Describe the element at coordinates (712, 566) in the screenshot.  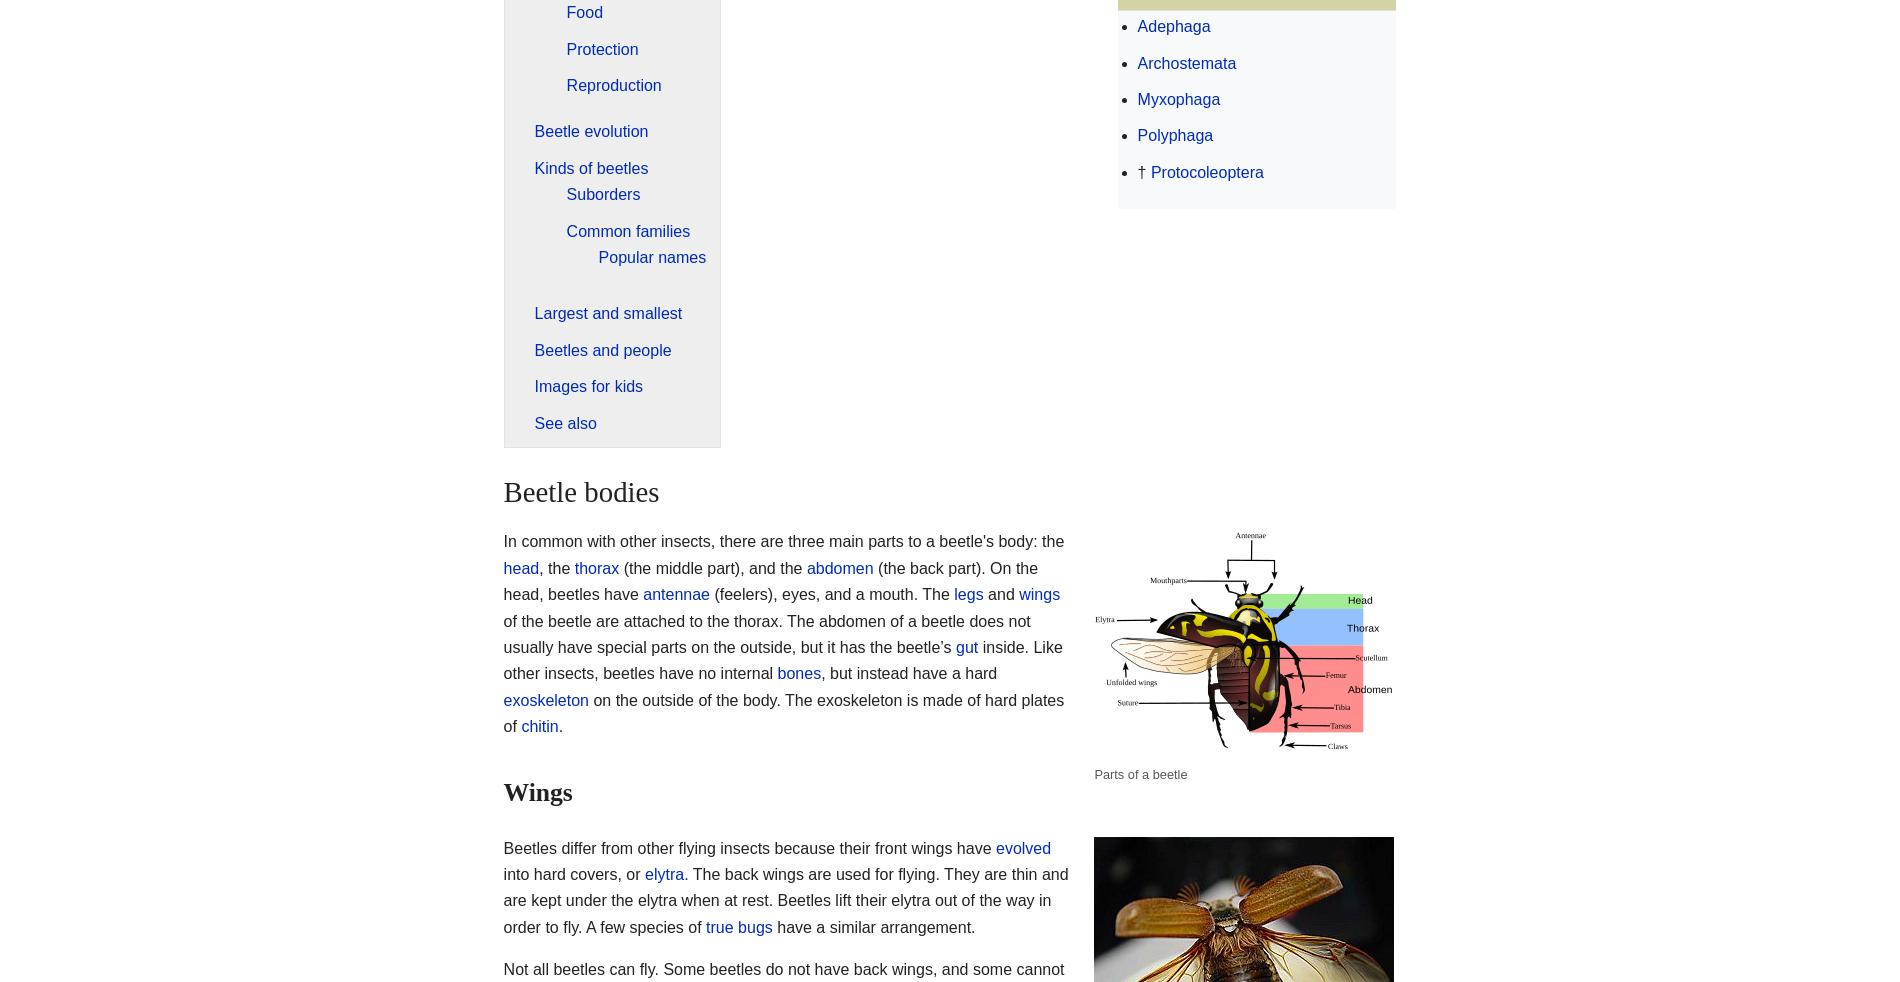
I see `'(the middle part), and the'` at that location.